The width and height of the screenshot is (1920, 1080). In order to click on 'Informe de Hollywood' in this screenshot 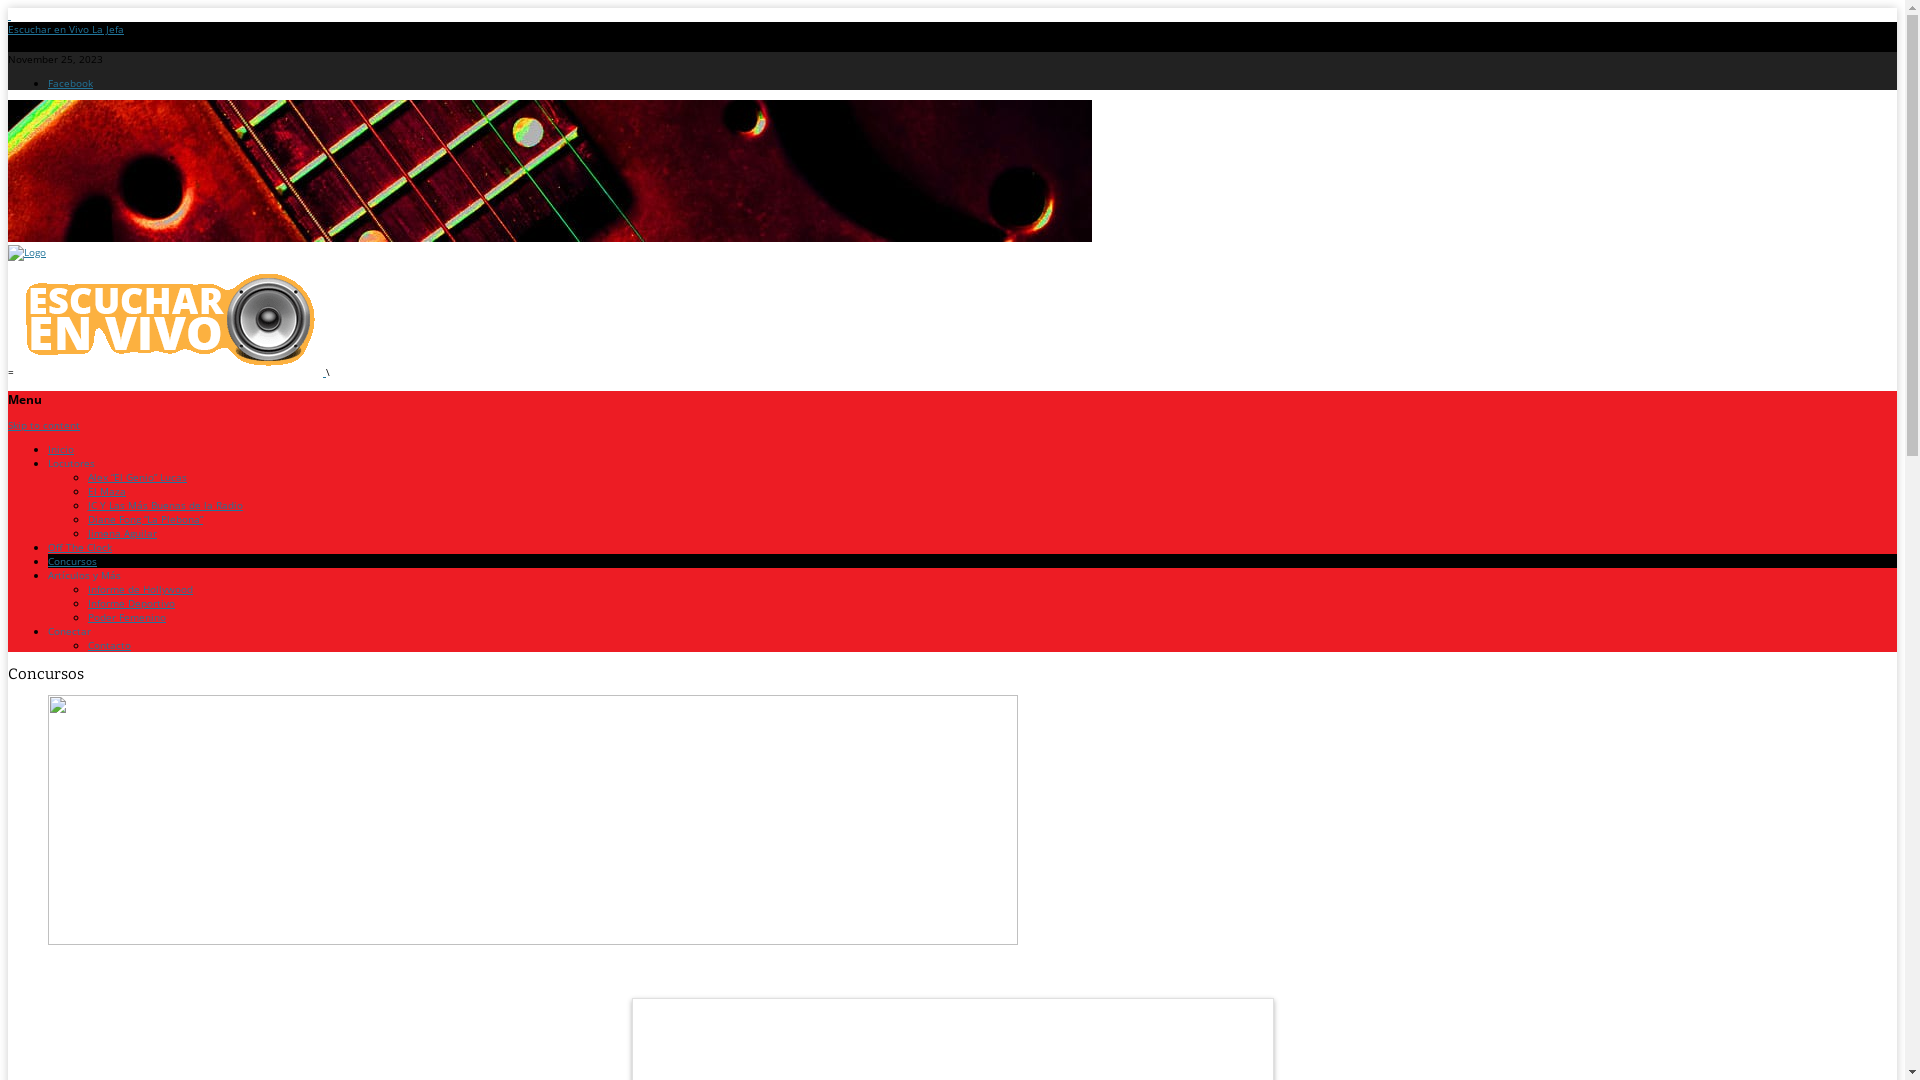, I will do `click(139, 588)`.